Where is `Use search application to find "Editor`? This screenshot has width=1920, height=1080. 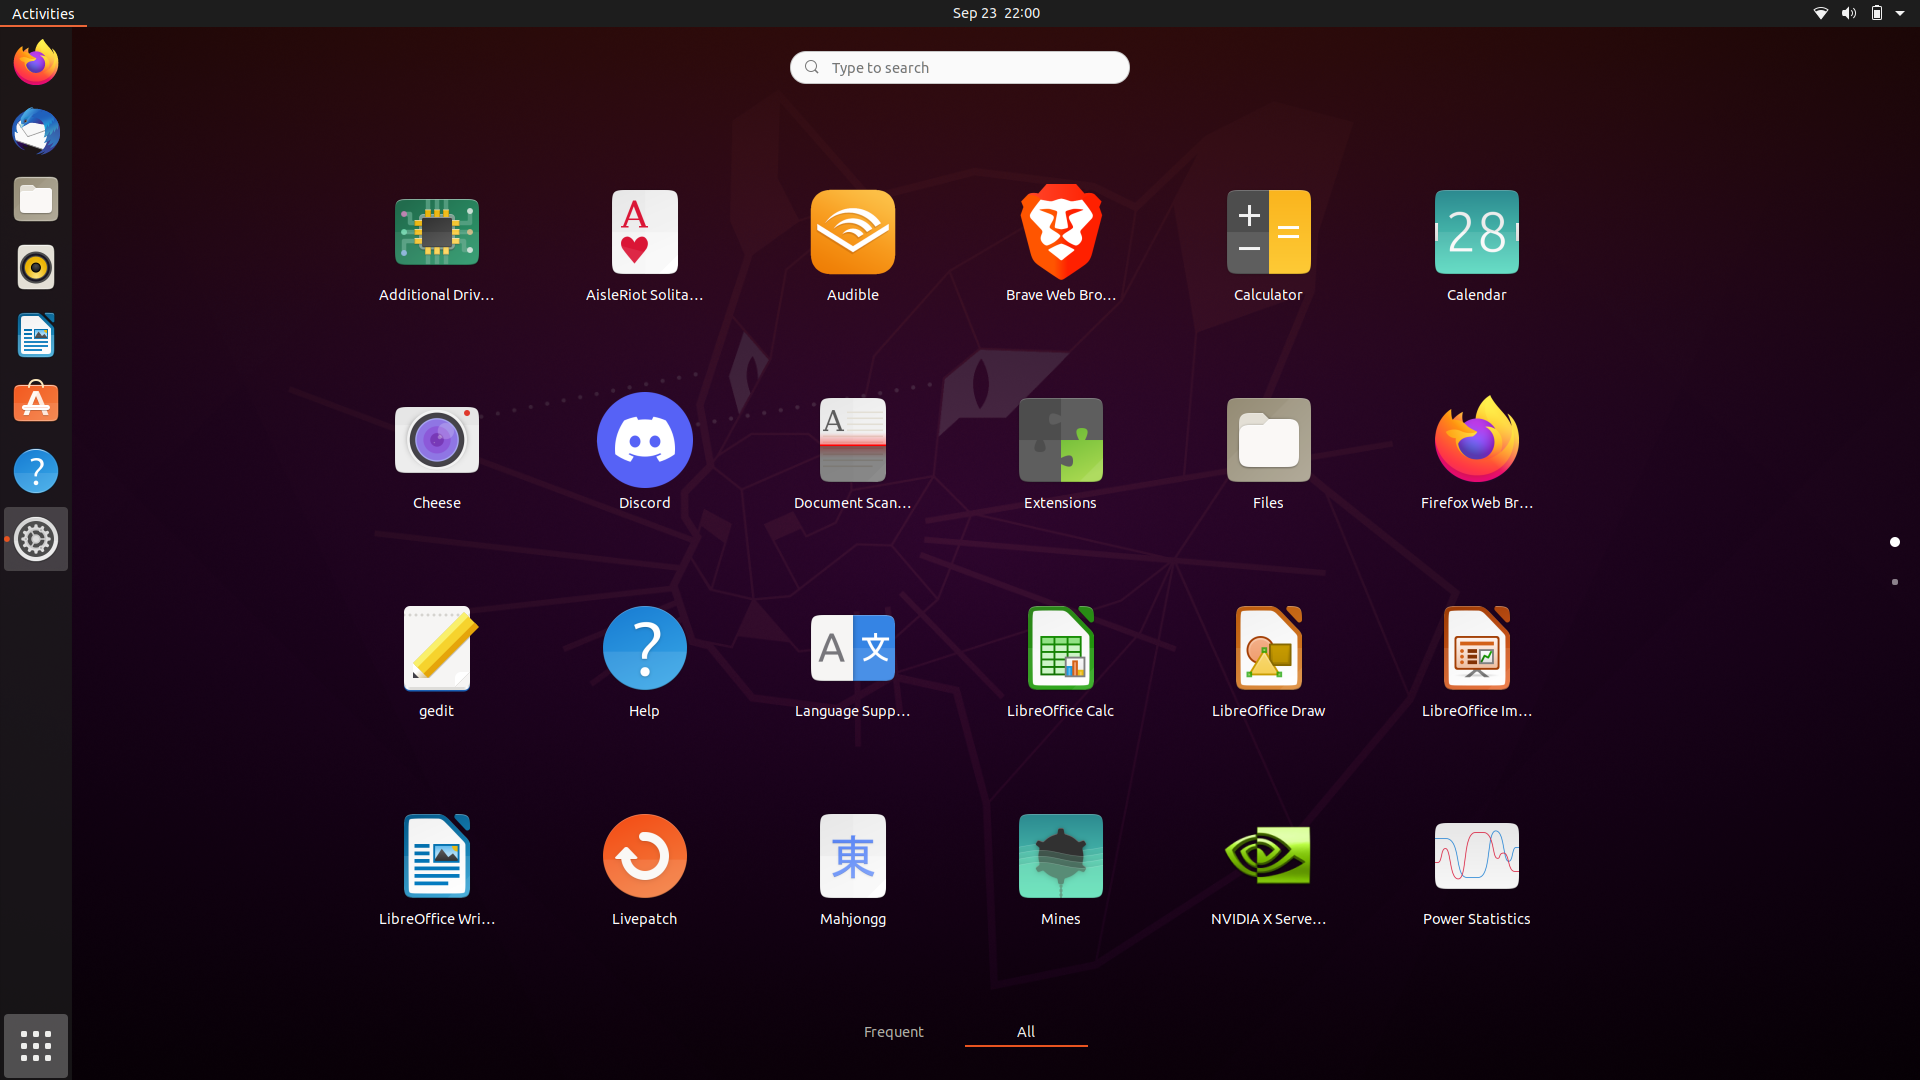
Use search application to find "Editor is located at coordinates (958, 65).